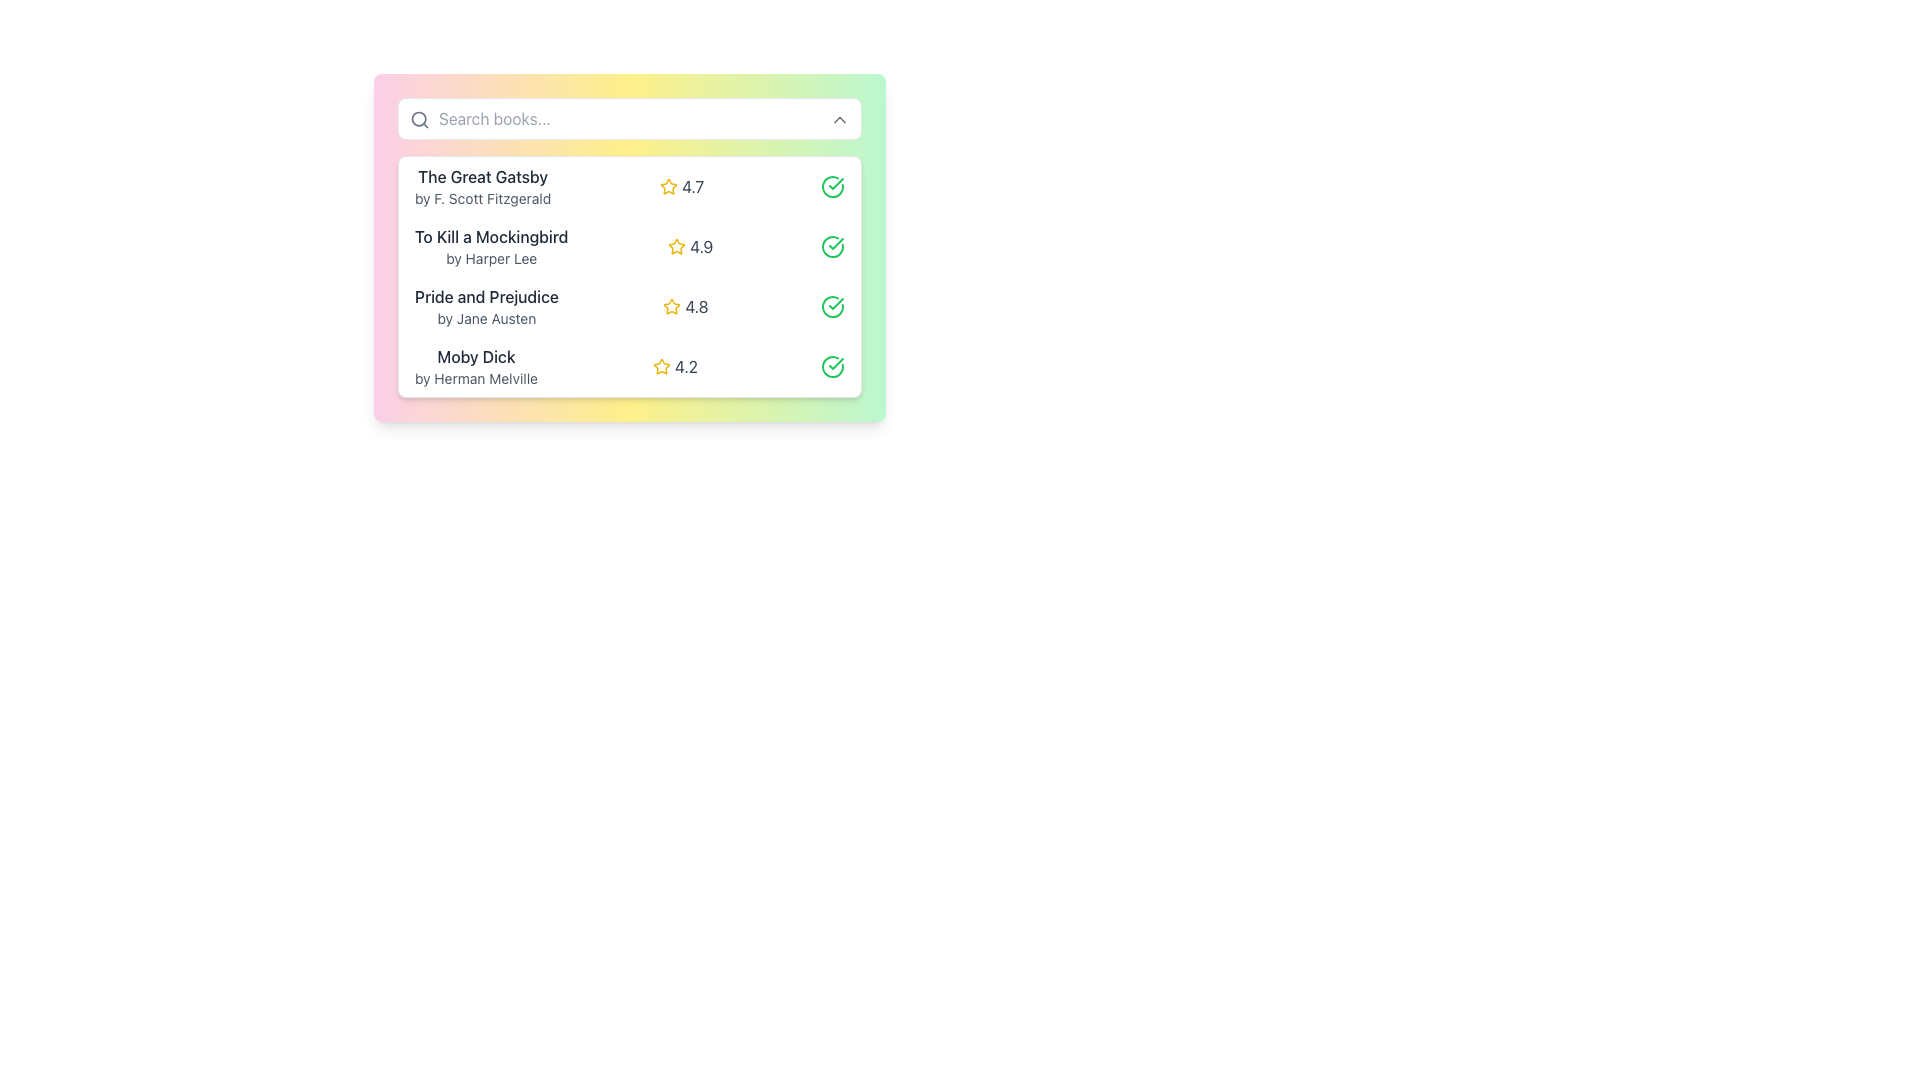  What do you see at coordinates (832, 366) in the screenshot?
I see `the completion indicator icon located at the far right of the row for the book entry 'Moby Dick by Herman Melville', positioned after the rating text '4.2'` at bounding box center [832, 366].